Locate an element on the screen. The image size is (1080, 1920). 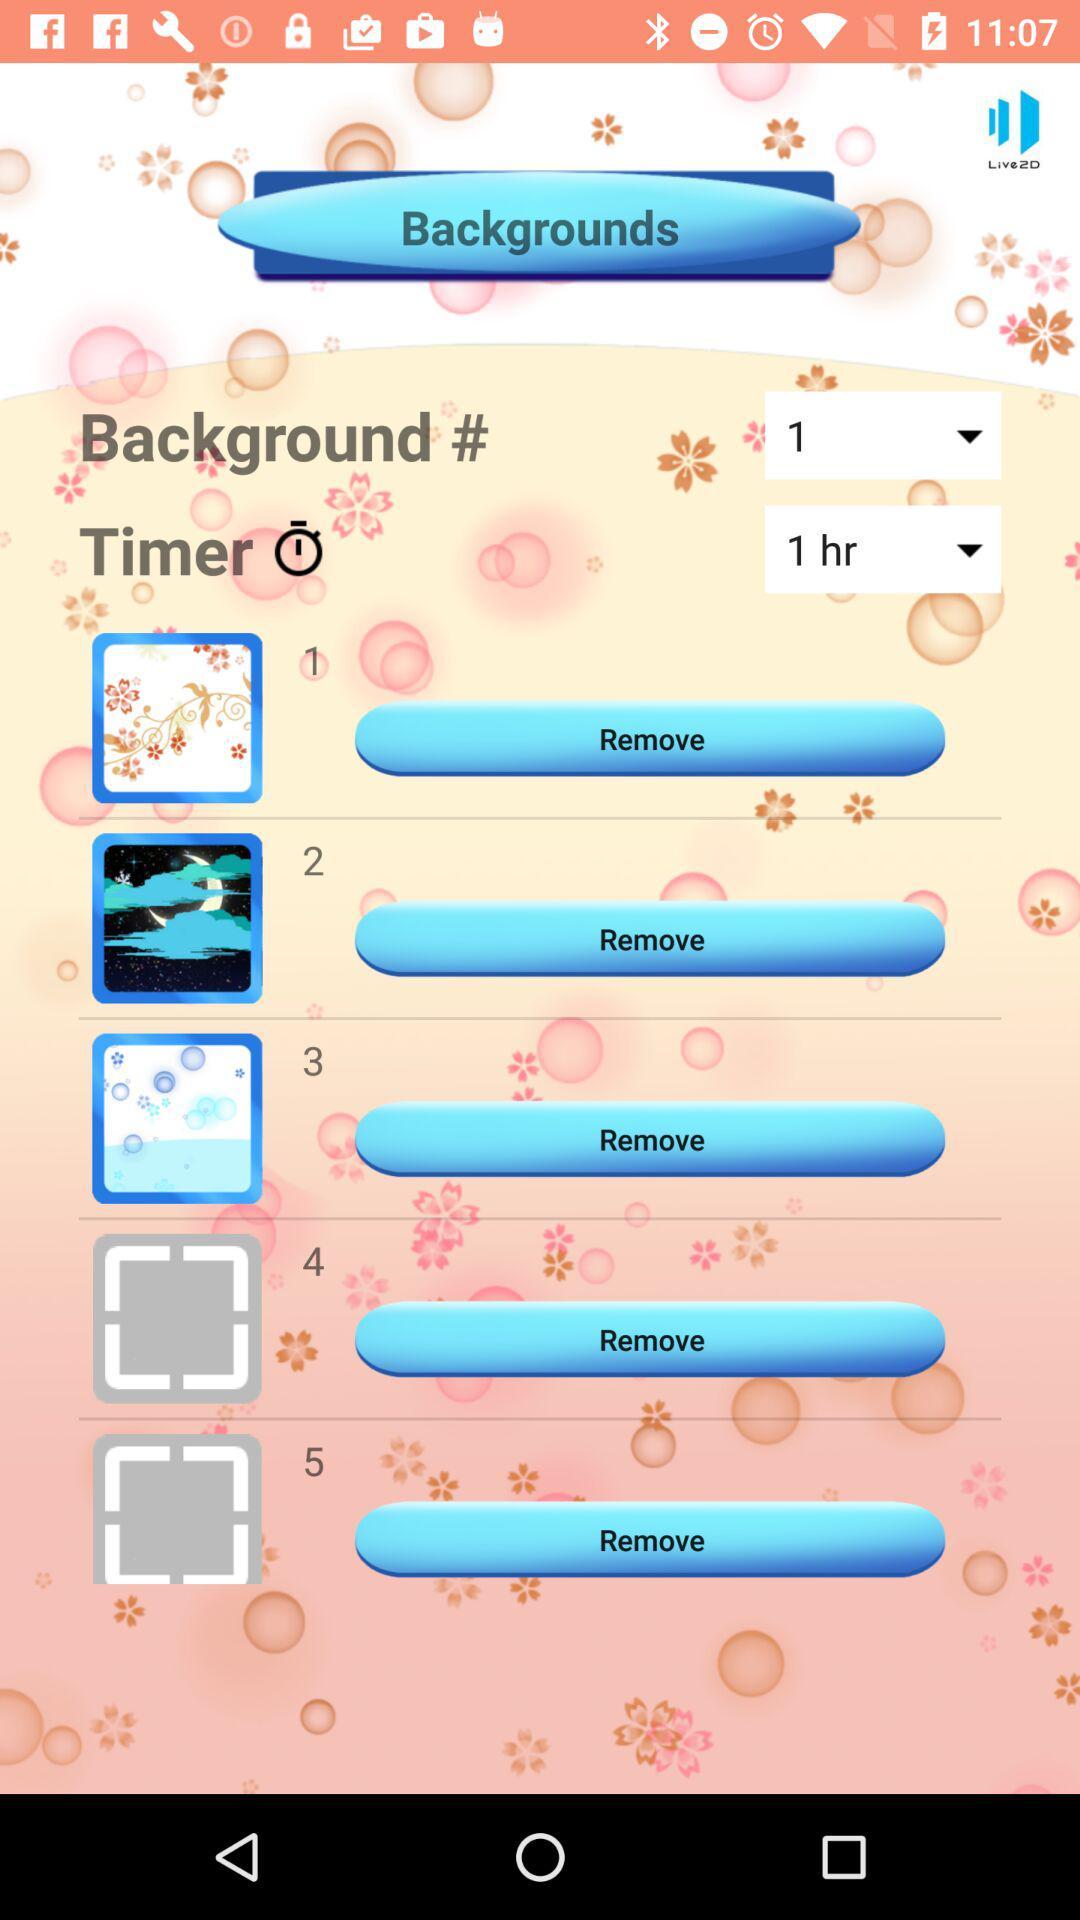
the icon to the left of remove is located at coordinates (313, 1460).